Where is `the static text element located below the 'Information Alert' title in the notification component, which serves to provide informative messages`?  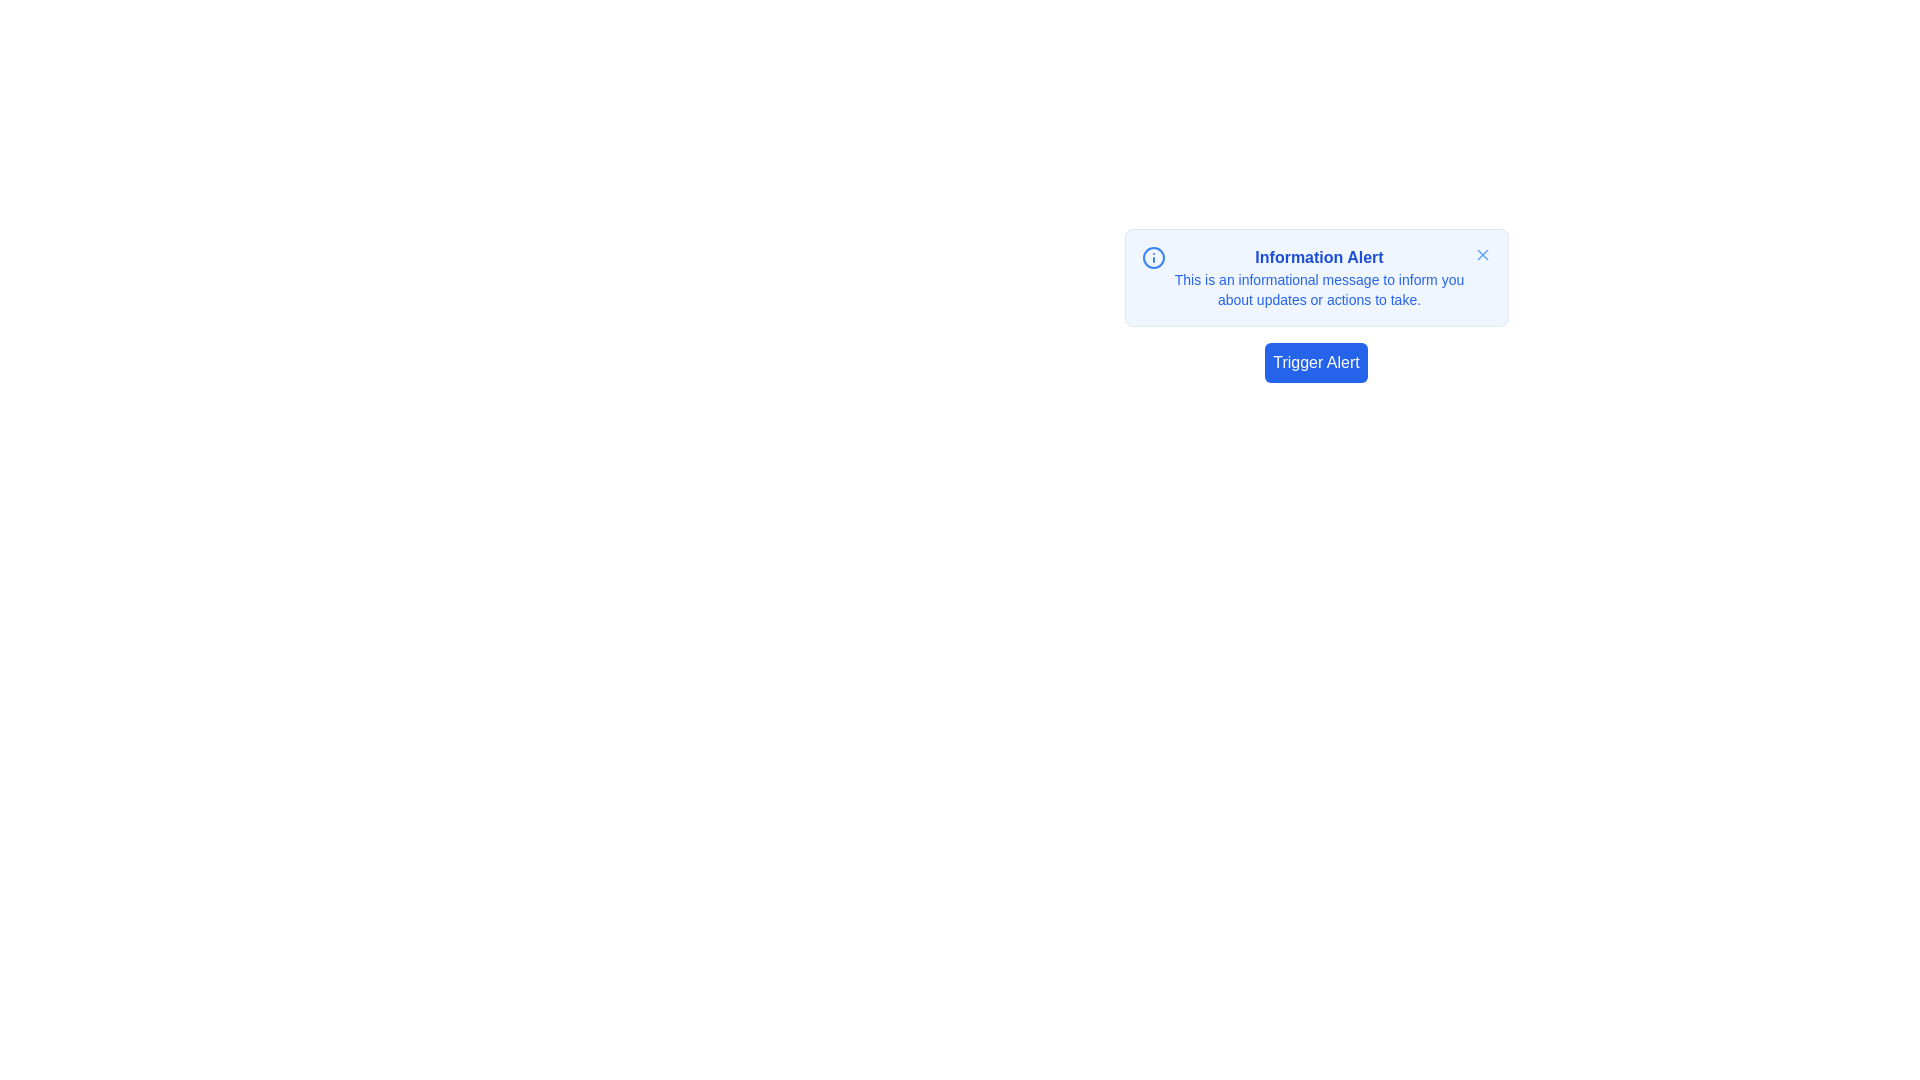
the static text element located below the 'Information Alert' title in the notification component, which serves to provide informative messages is located at coordinates (1319, 289).